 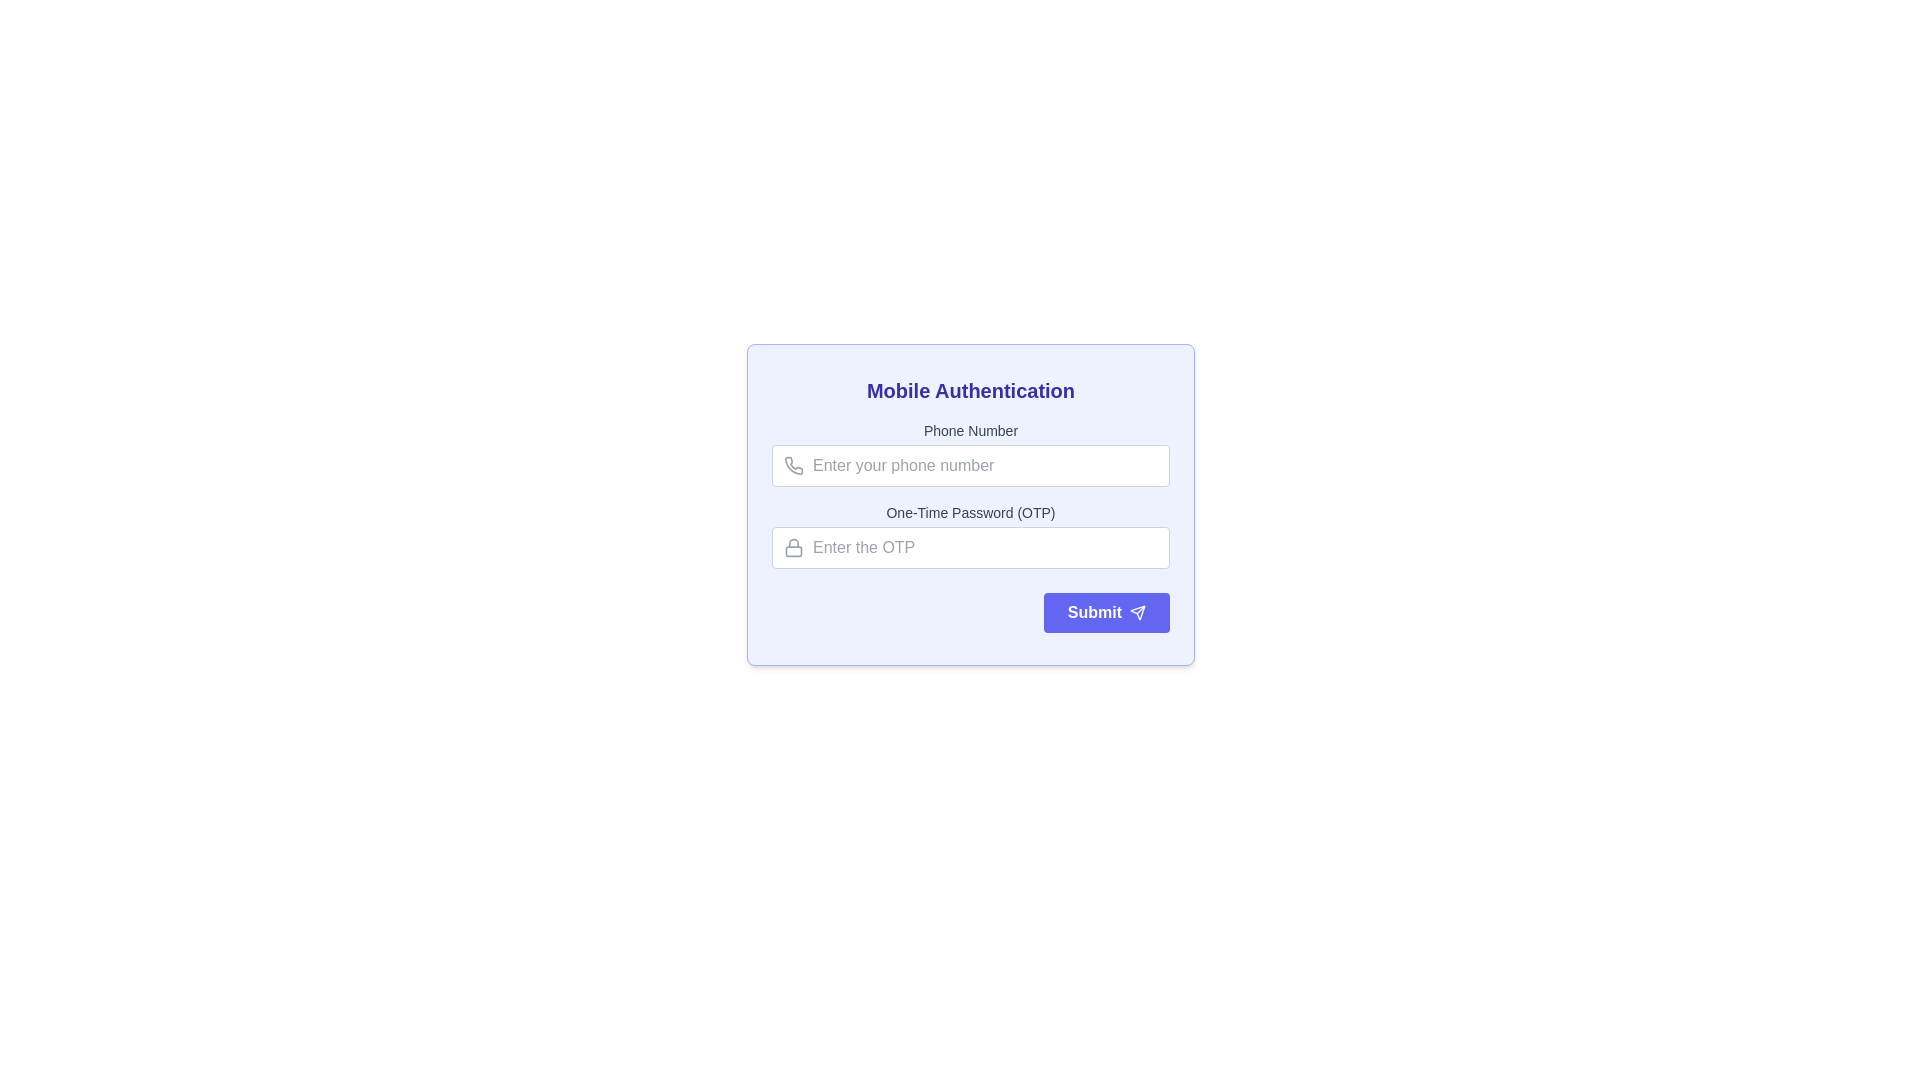 What do you see at coordinates (792, 466) in the screenshot?
I see `the phone icon, which is a light gray rounded stroke icon located to the left of the phone number input field in the Mobile Authentication form` at bounding box center [792, 466].